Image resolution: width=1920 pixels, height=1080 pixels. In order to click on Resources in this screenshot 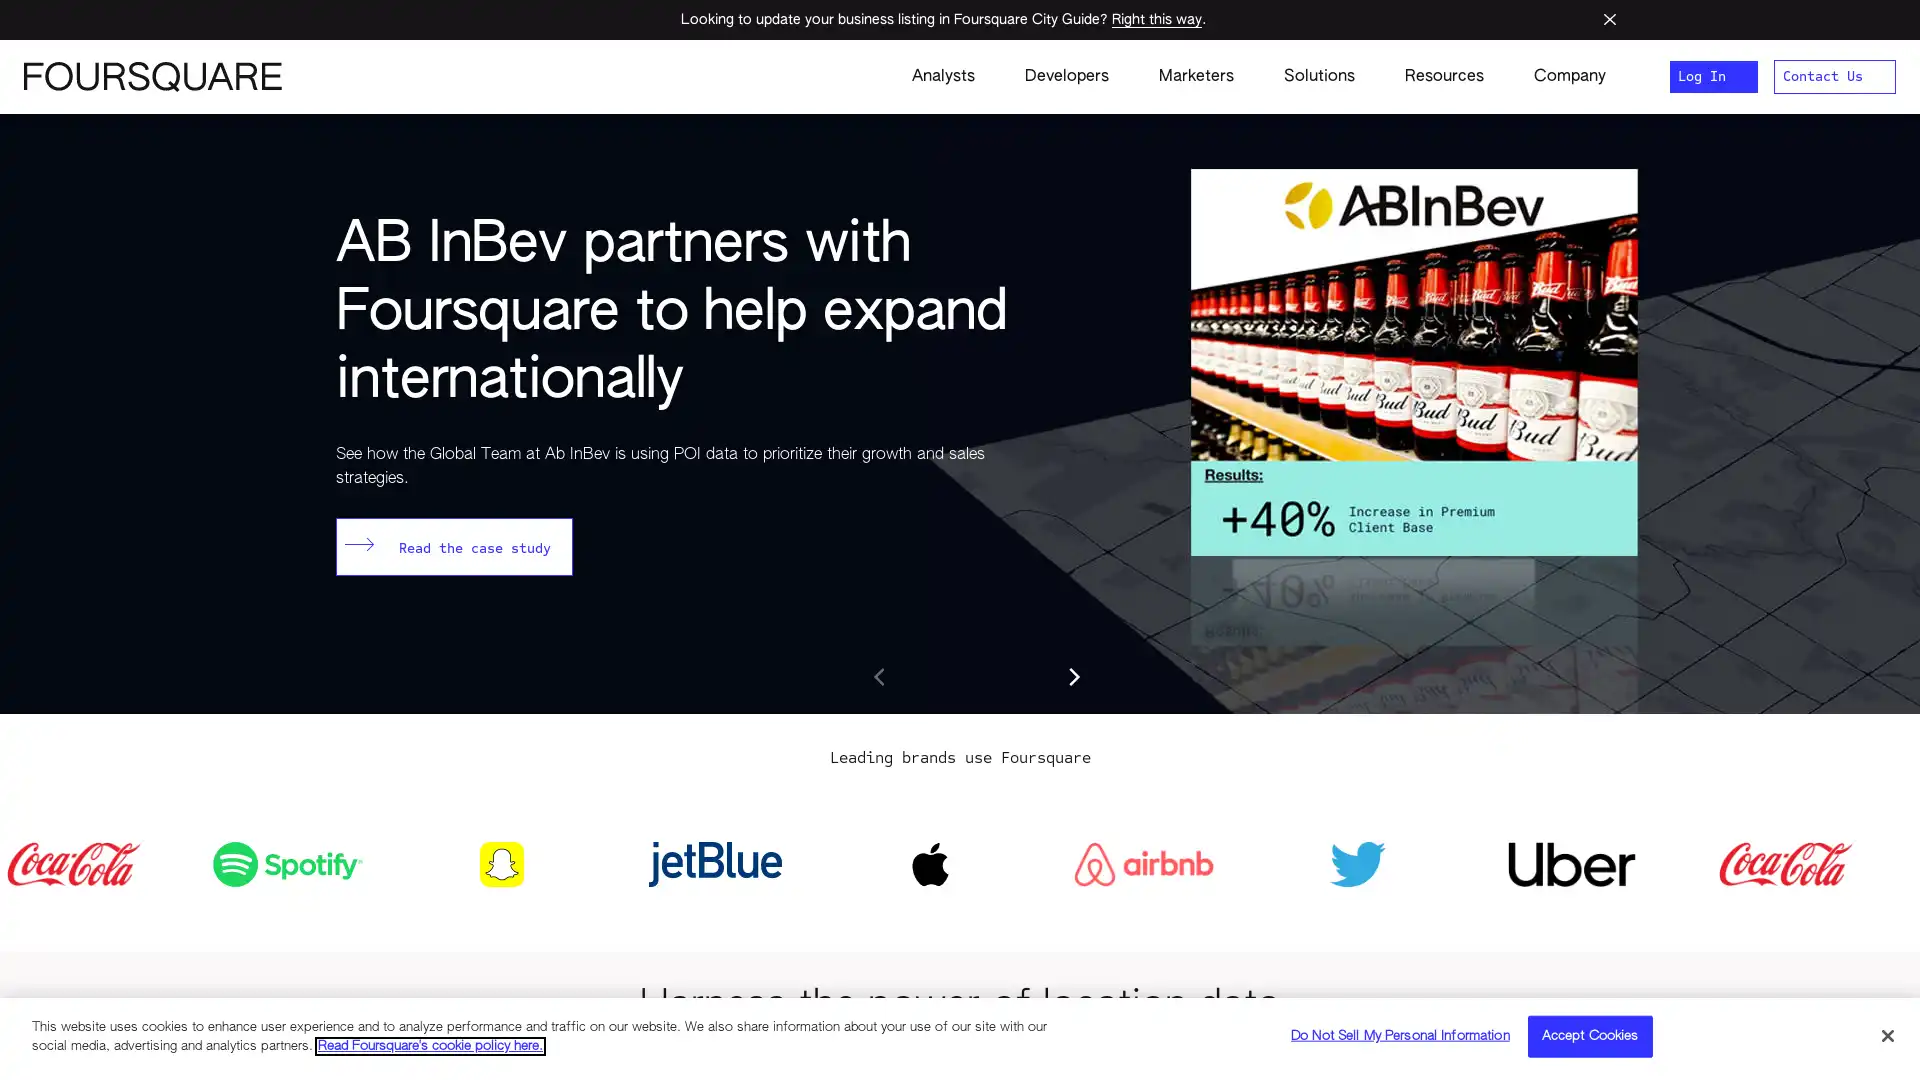, I will do `click(1444, 76)`.